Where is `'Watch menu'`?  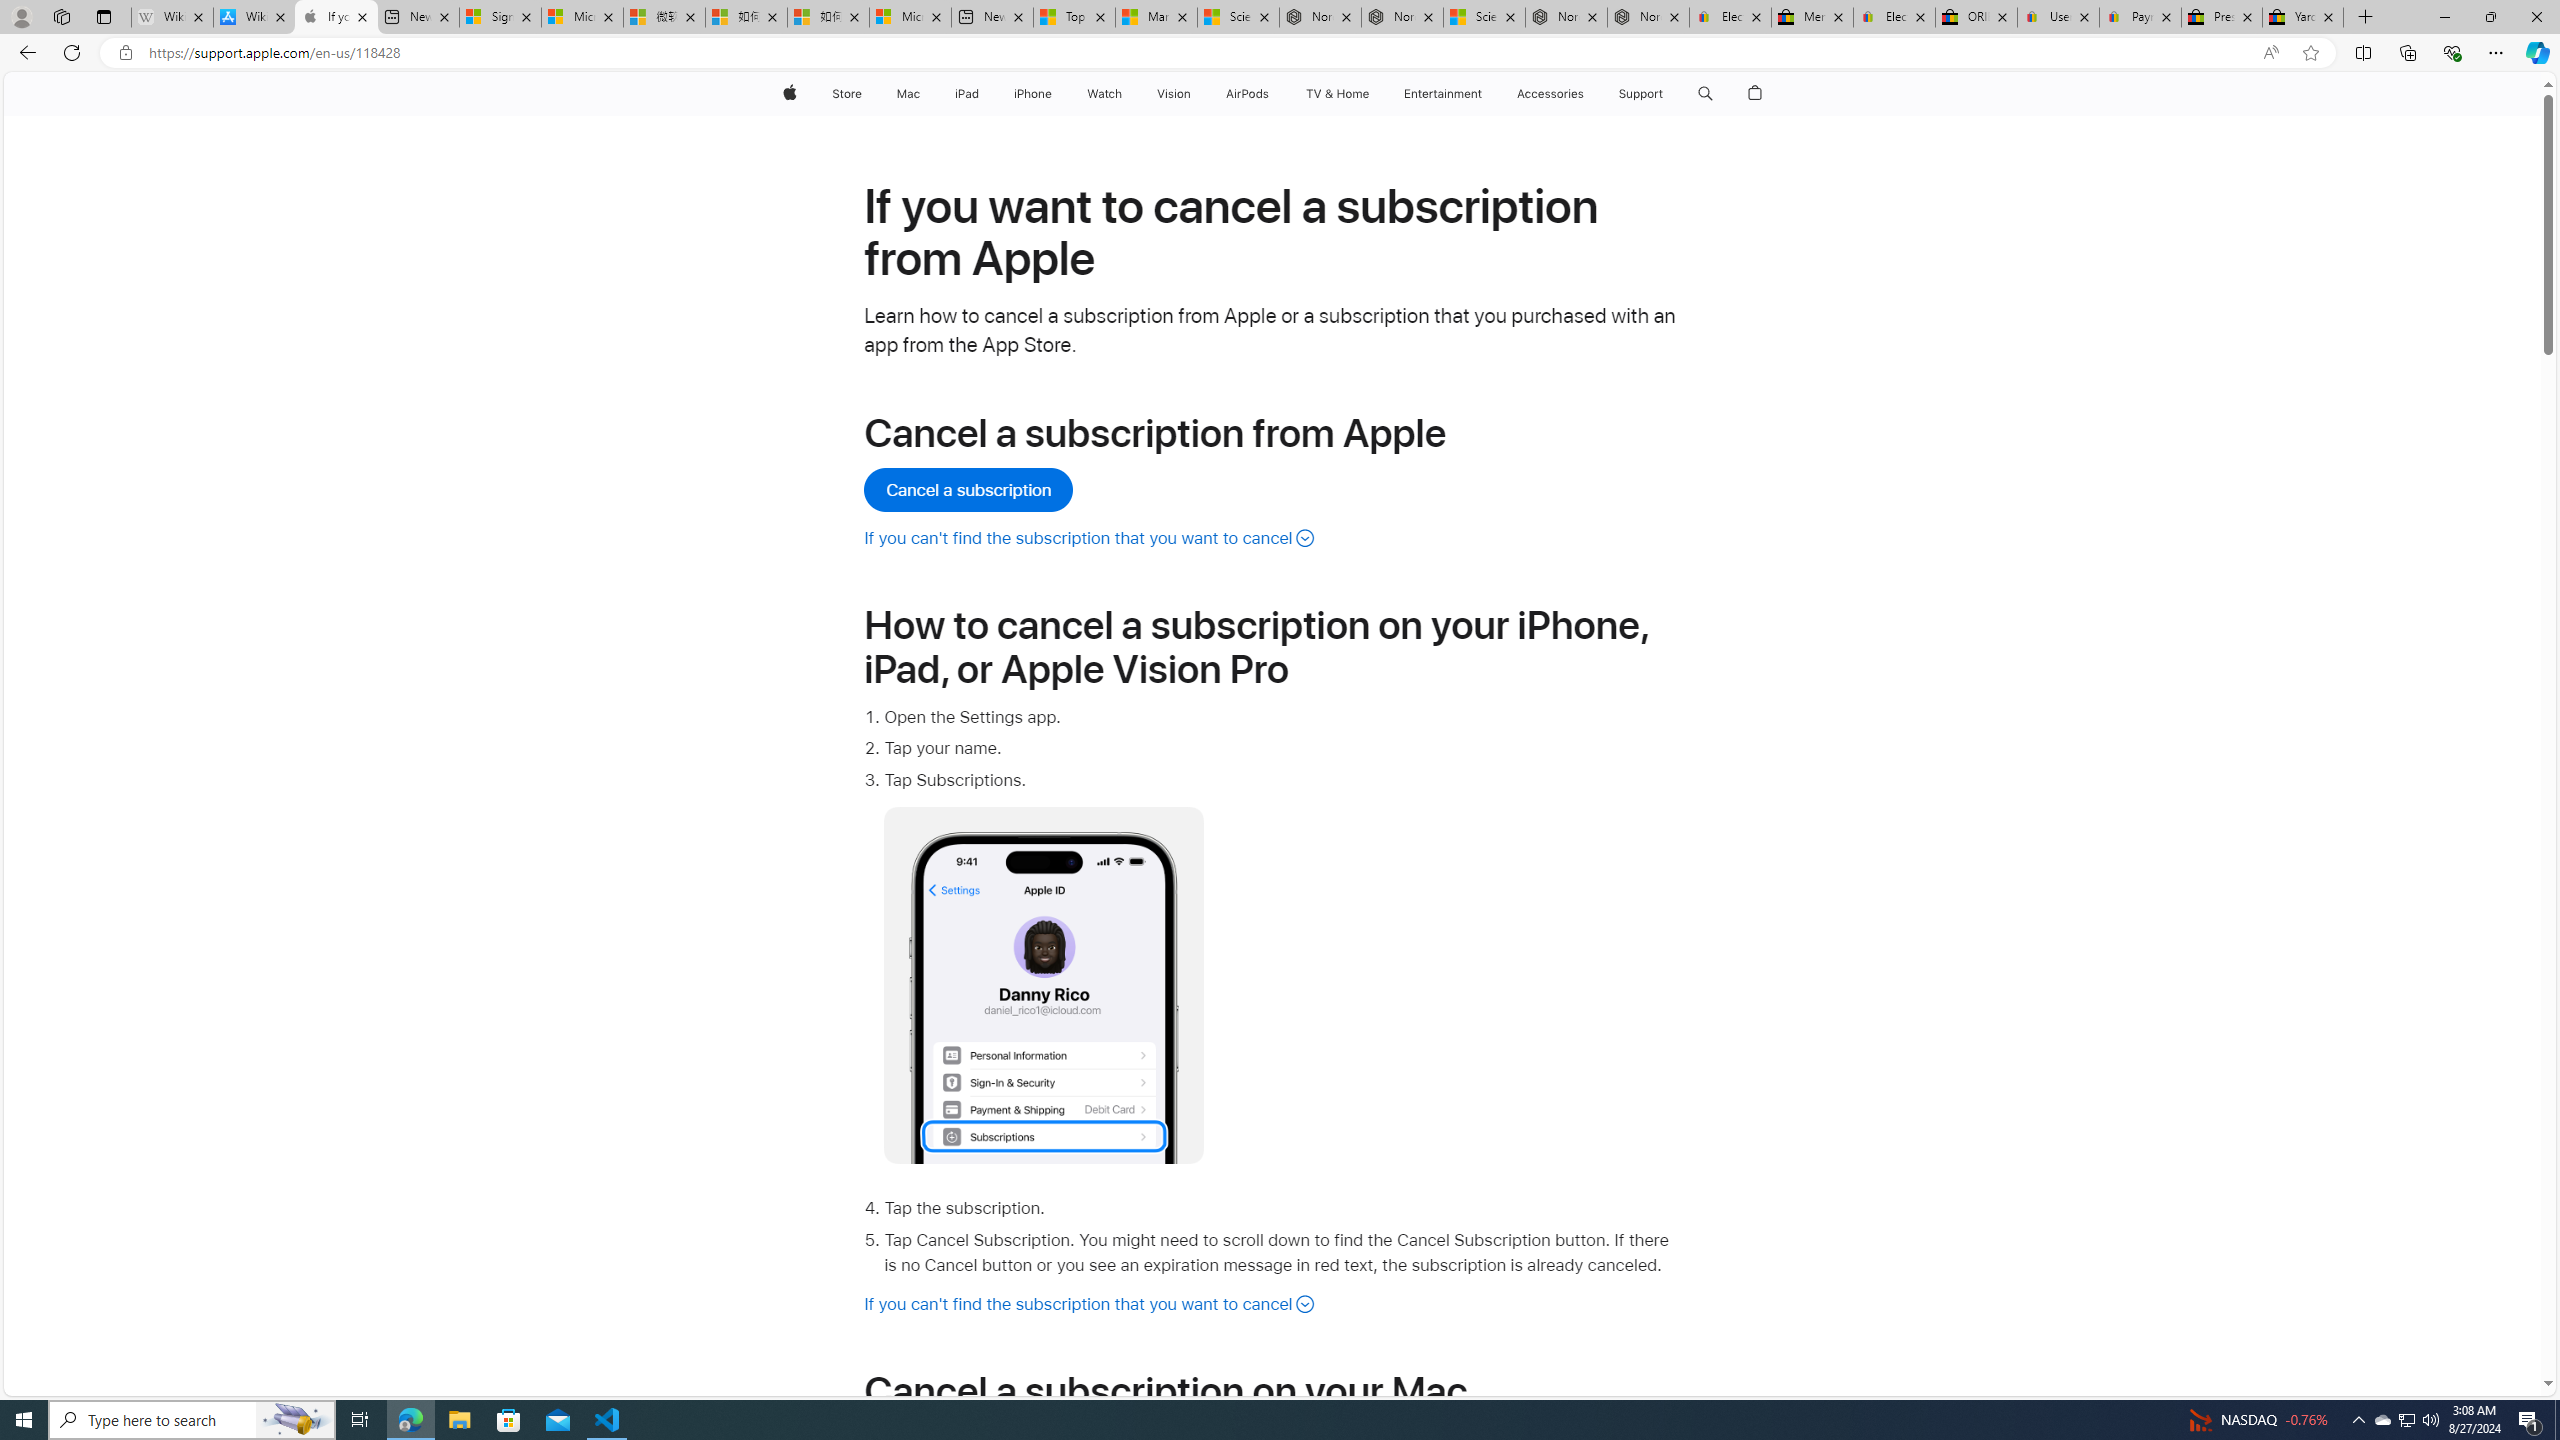 'Watch menu' is located at coordinates (1126, 93).